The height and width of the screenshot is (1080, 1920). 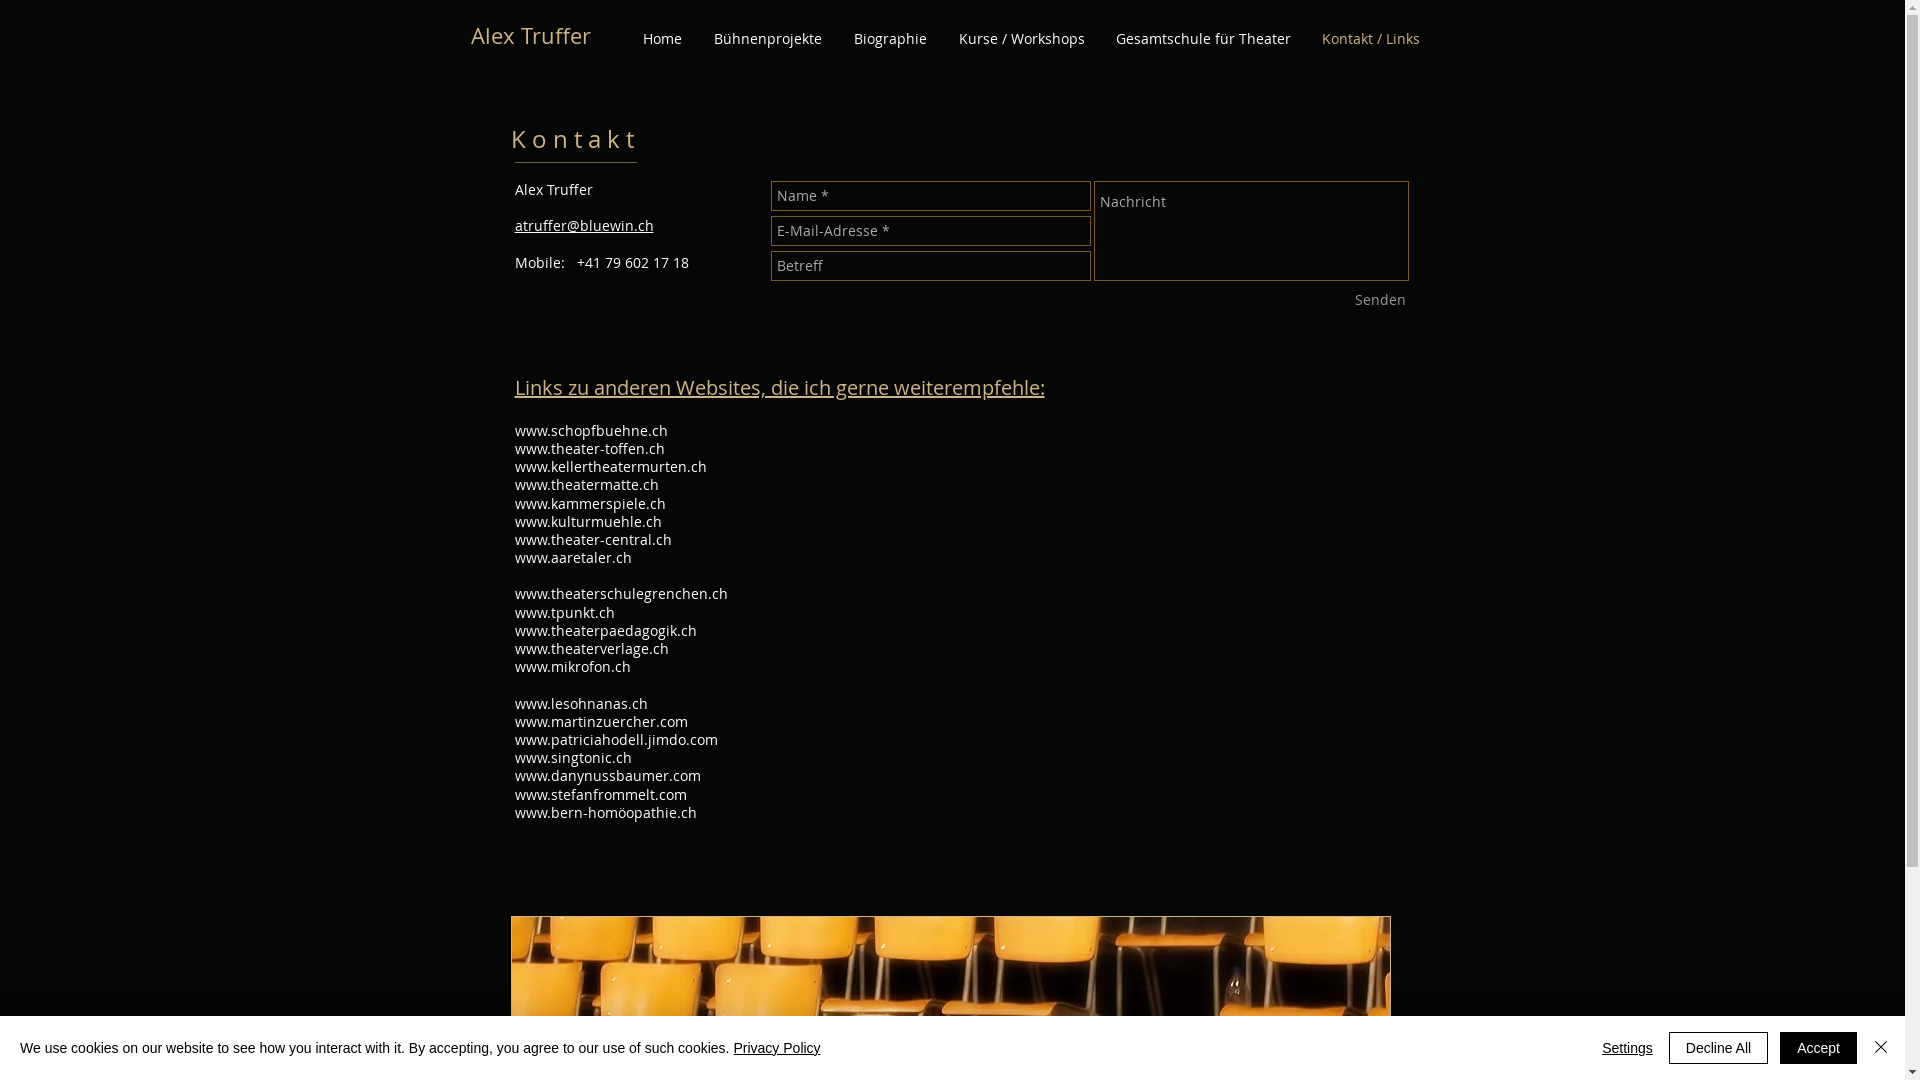 What do you see at coordinates (1818, 1047) in the screenshot?
I see `'Accept'` at bounding box center [1818, 1047].